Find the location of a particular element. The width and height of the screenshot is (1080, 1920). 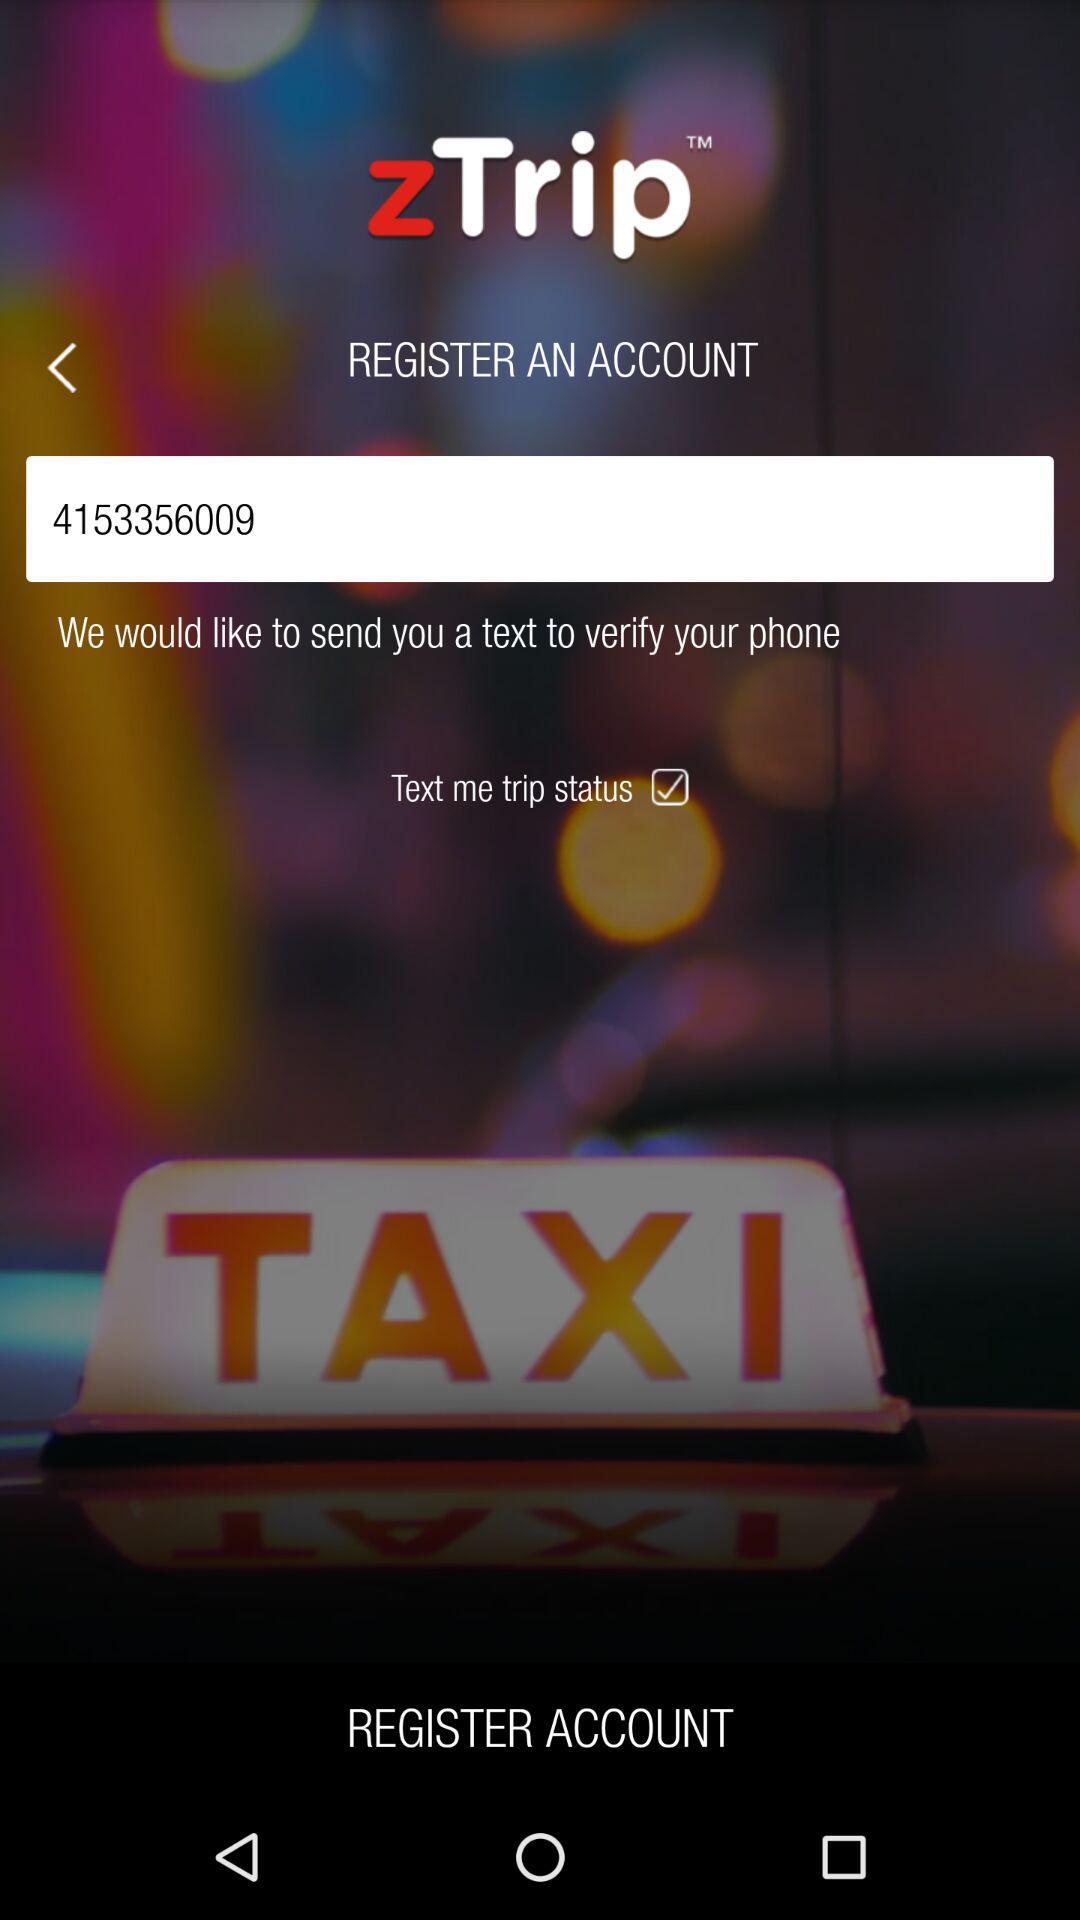

item above 4153356009 is located at coordinates (60, 367).